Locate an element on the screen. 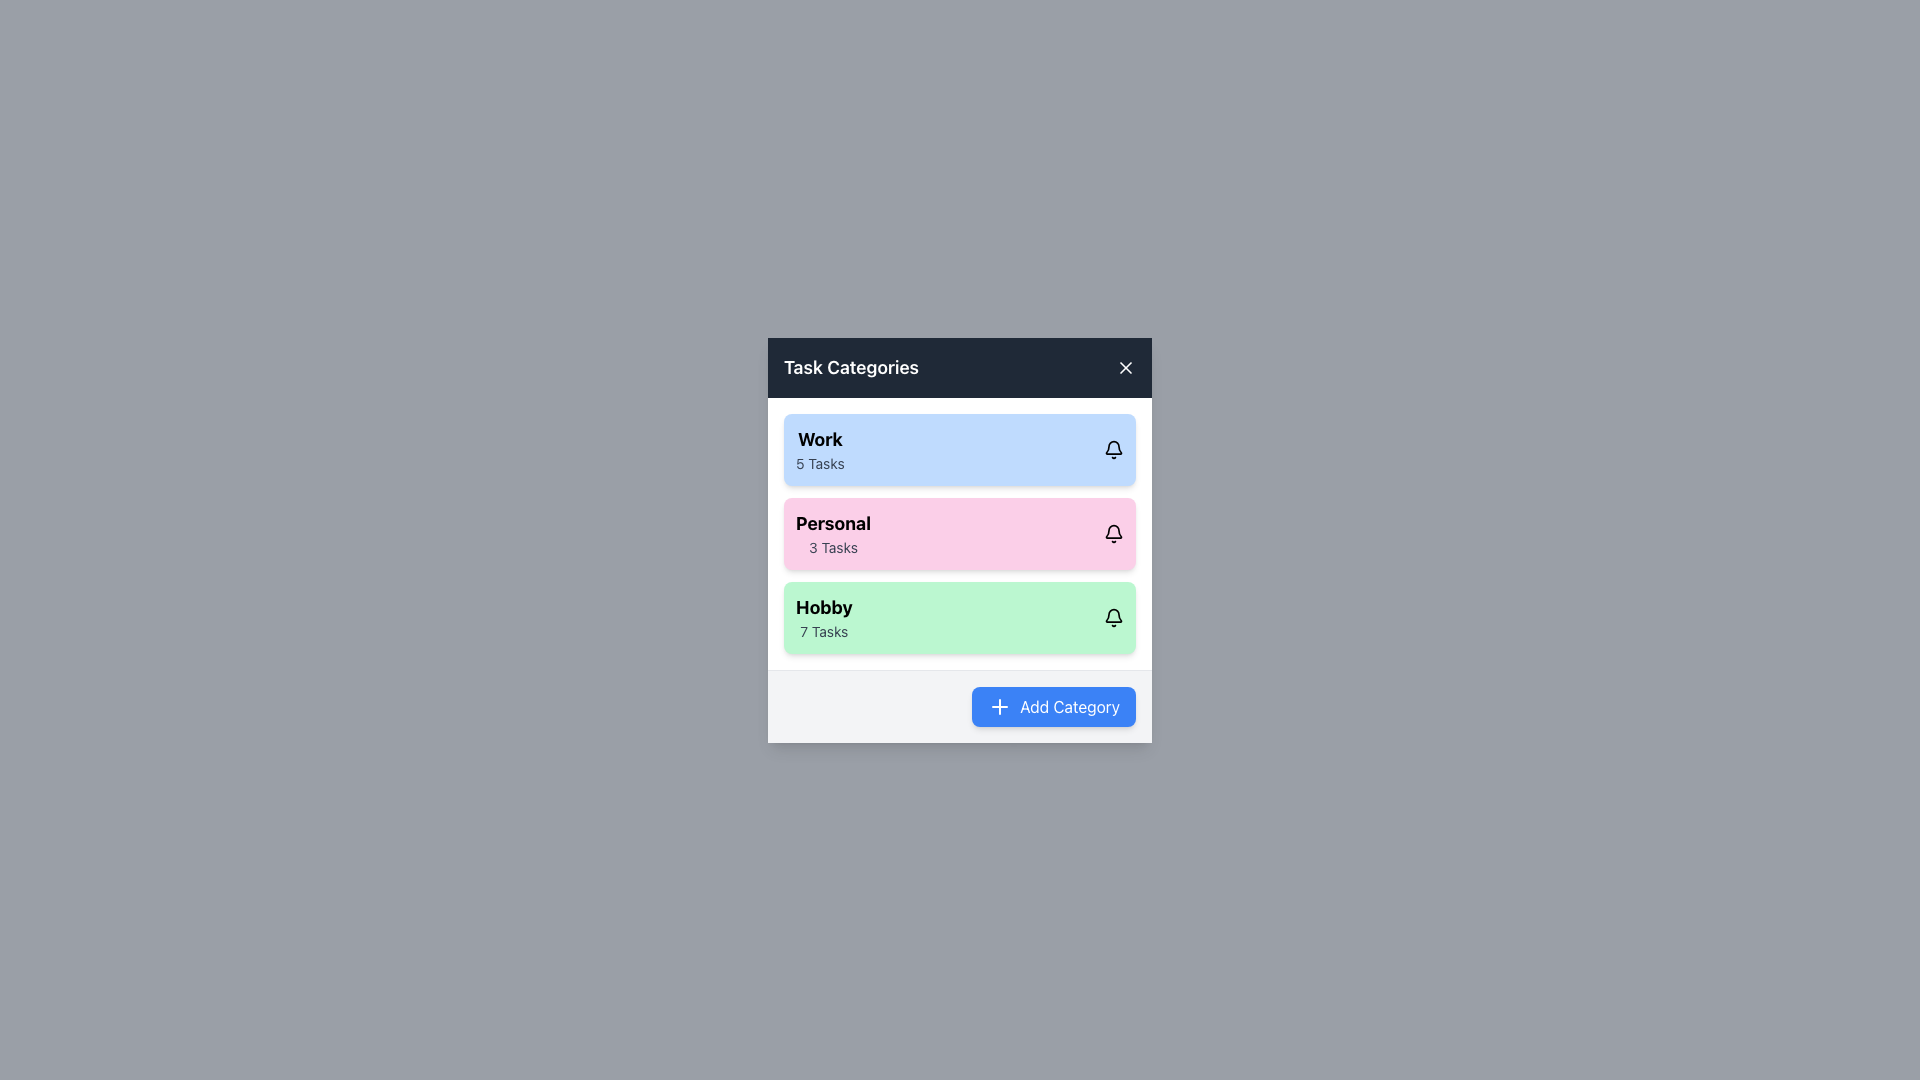 The height and width of the screenshot is (1080, 1920). the Text Label representing the 'Work' task category, which is positioned above the subtext '5 Tasks' in the topmost category box is located at coordinates (820, 438).